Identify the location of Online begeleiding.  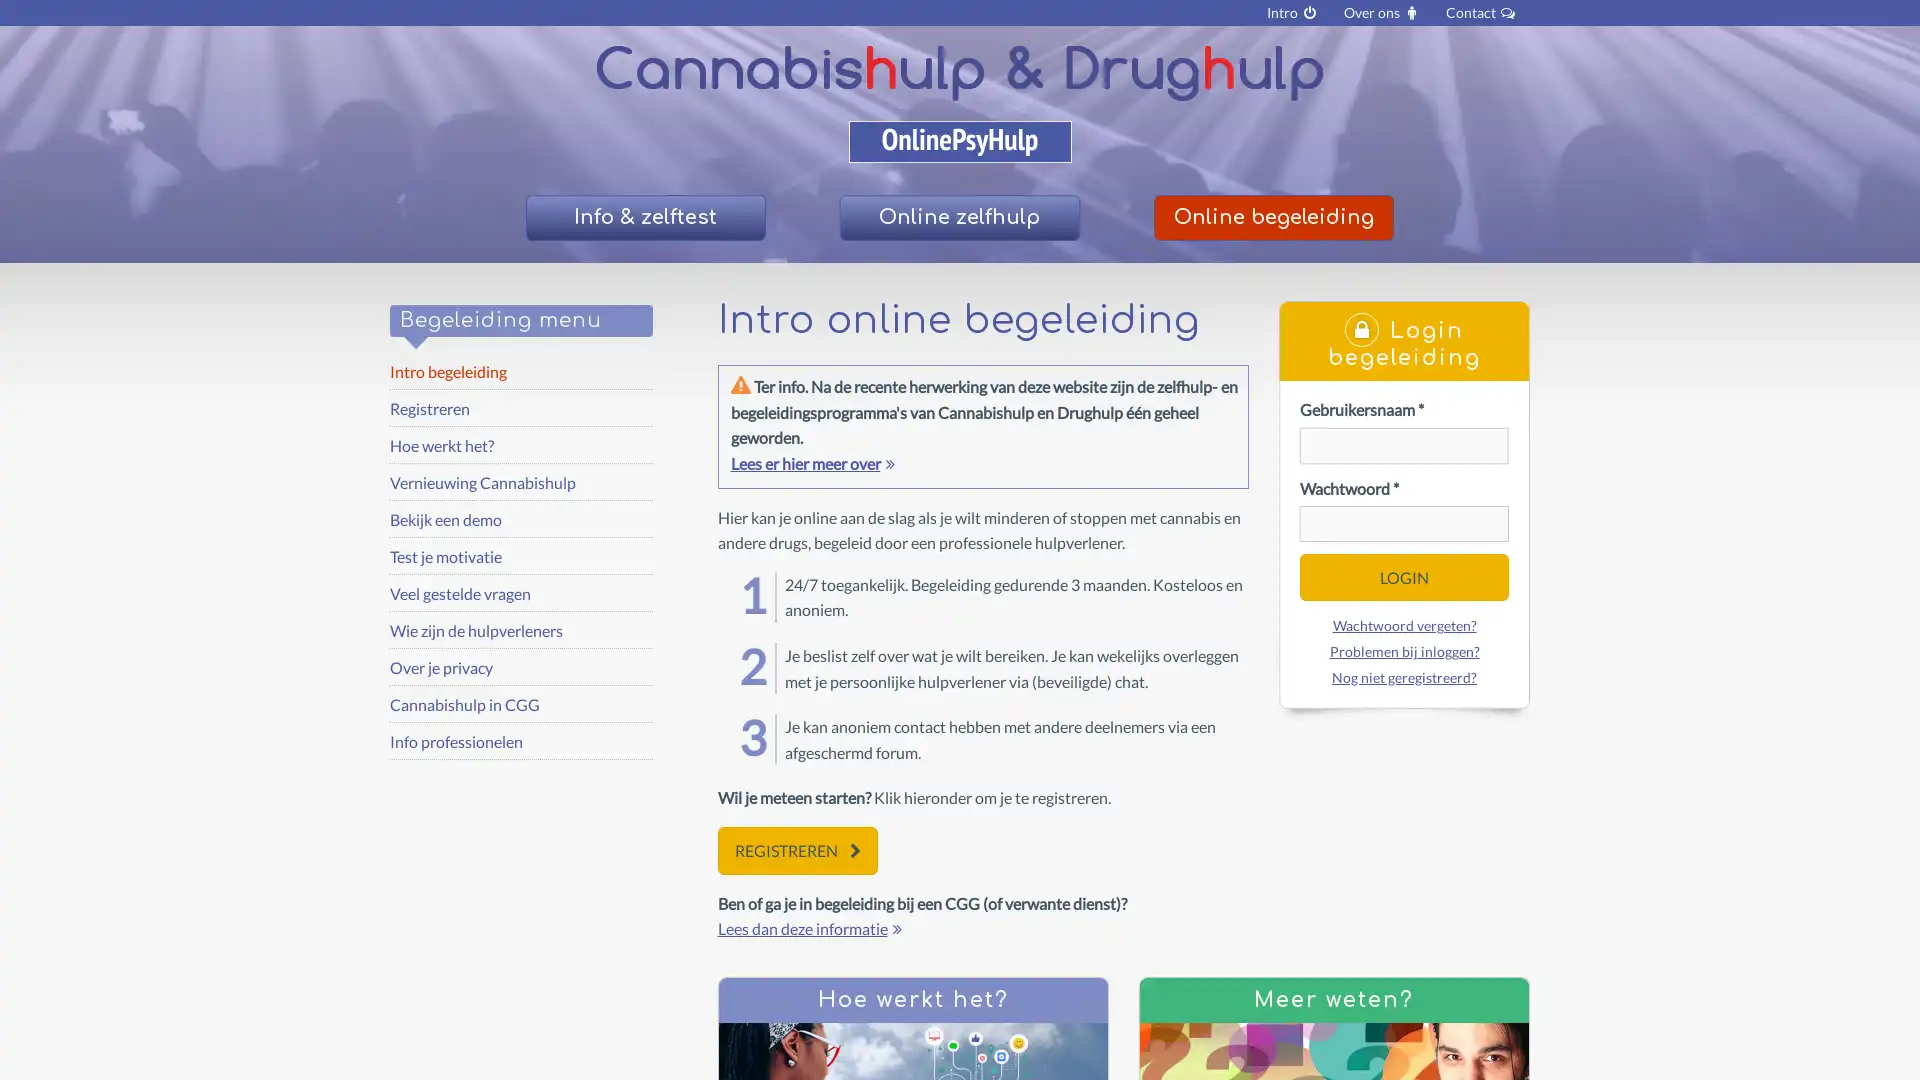
(1271, 219).